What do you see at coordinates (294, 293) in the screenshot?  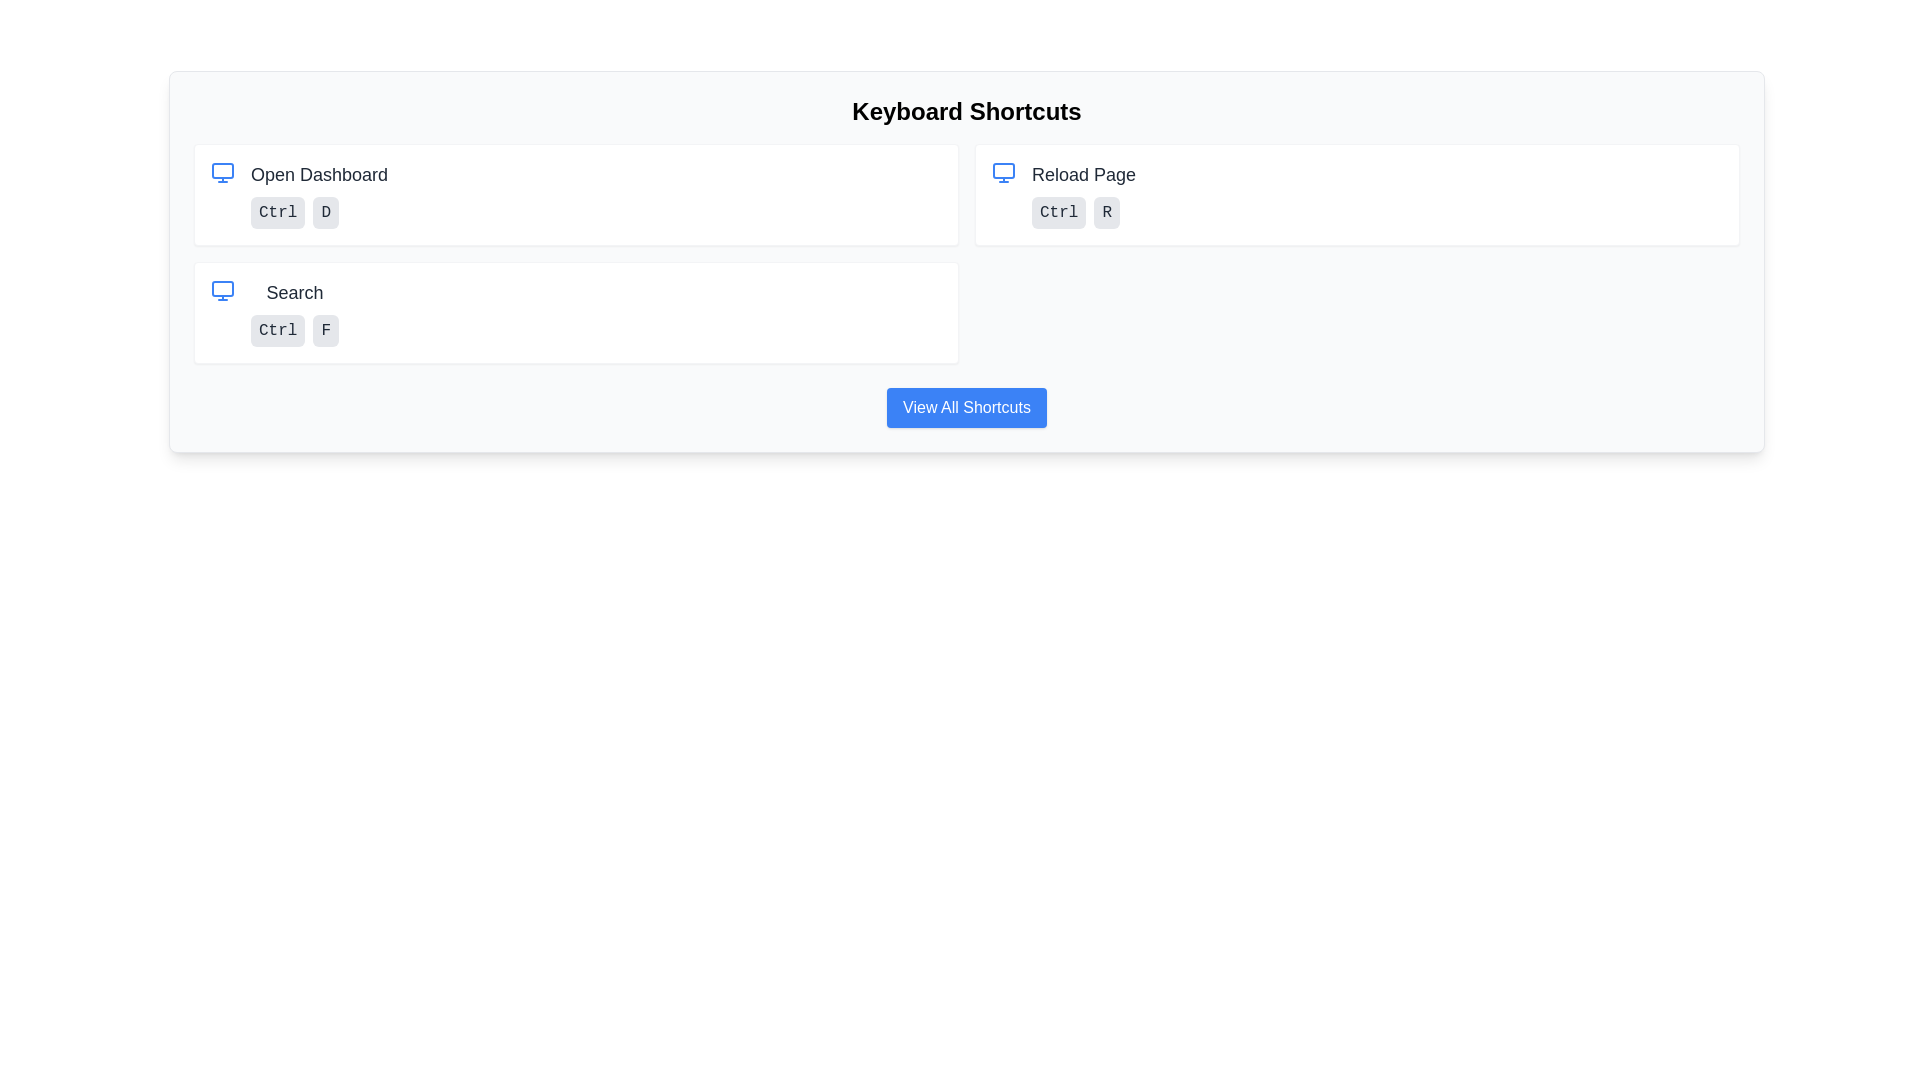 I see `the 'Search' text label, which is a large, bold, gray-colored font element positioned centrally in the second row of shortcut information, above the 'Ctrl F' keyboard shortcut labels` at bounding box center [294, 293].